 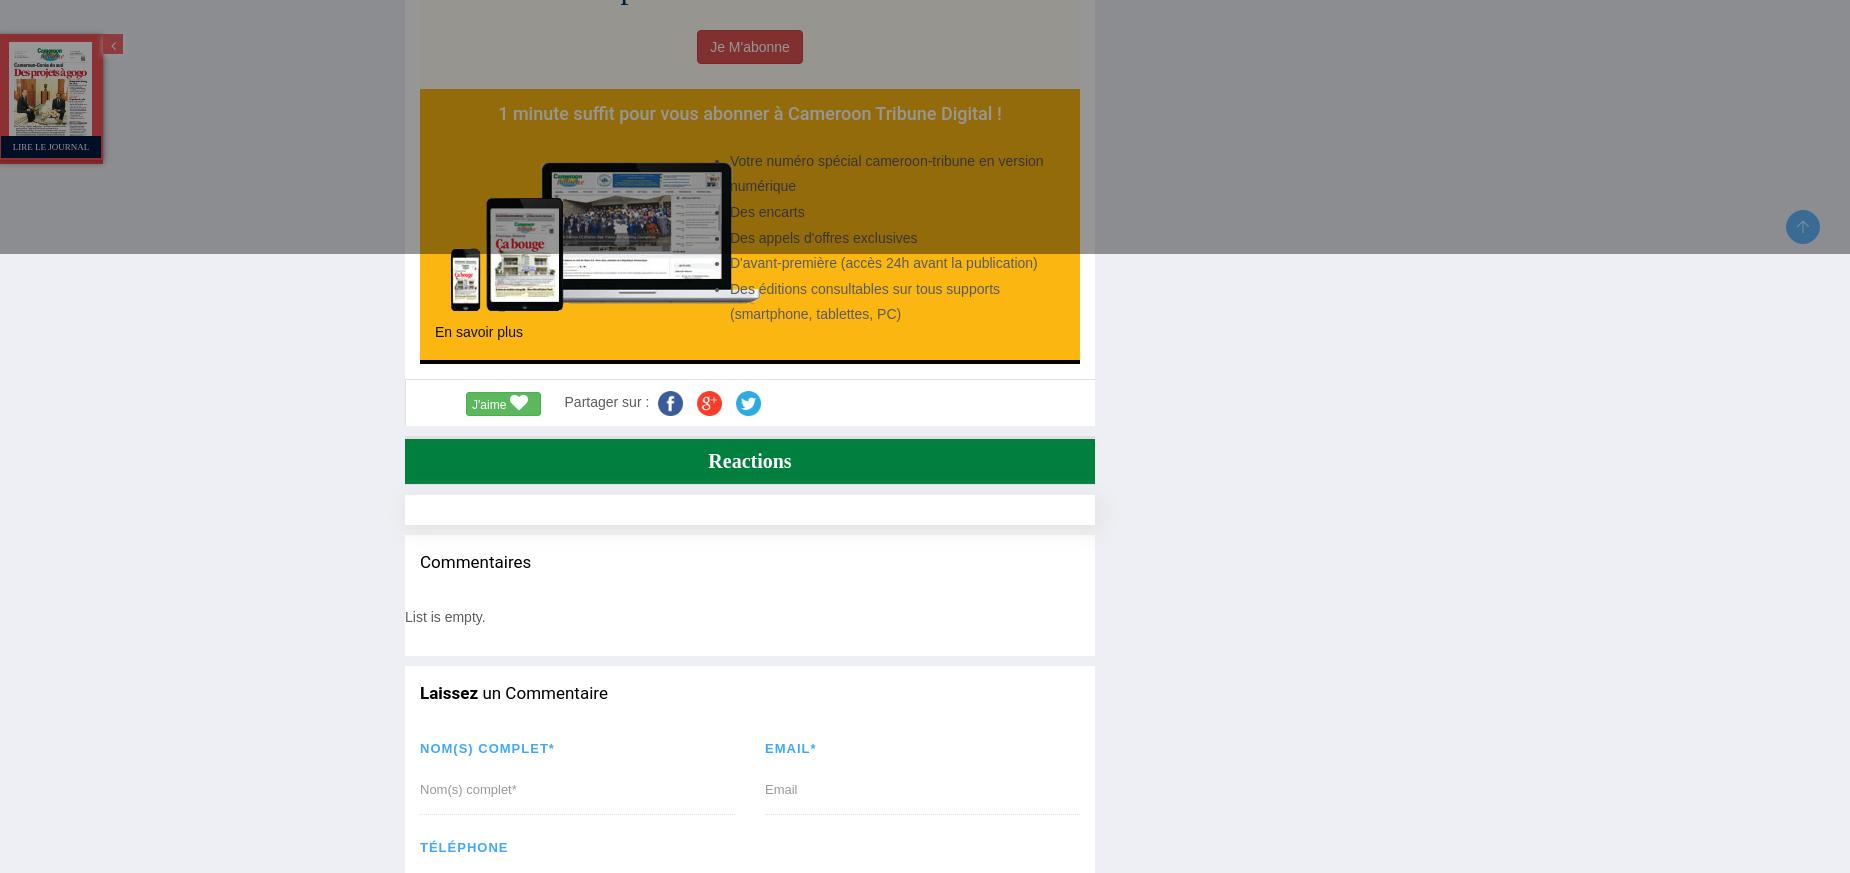 I want to click on 'Commentaires', so click(x=475, y=559).